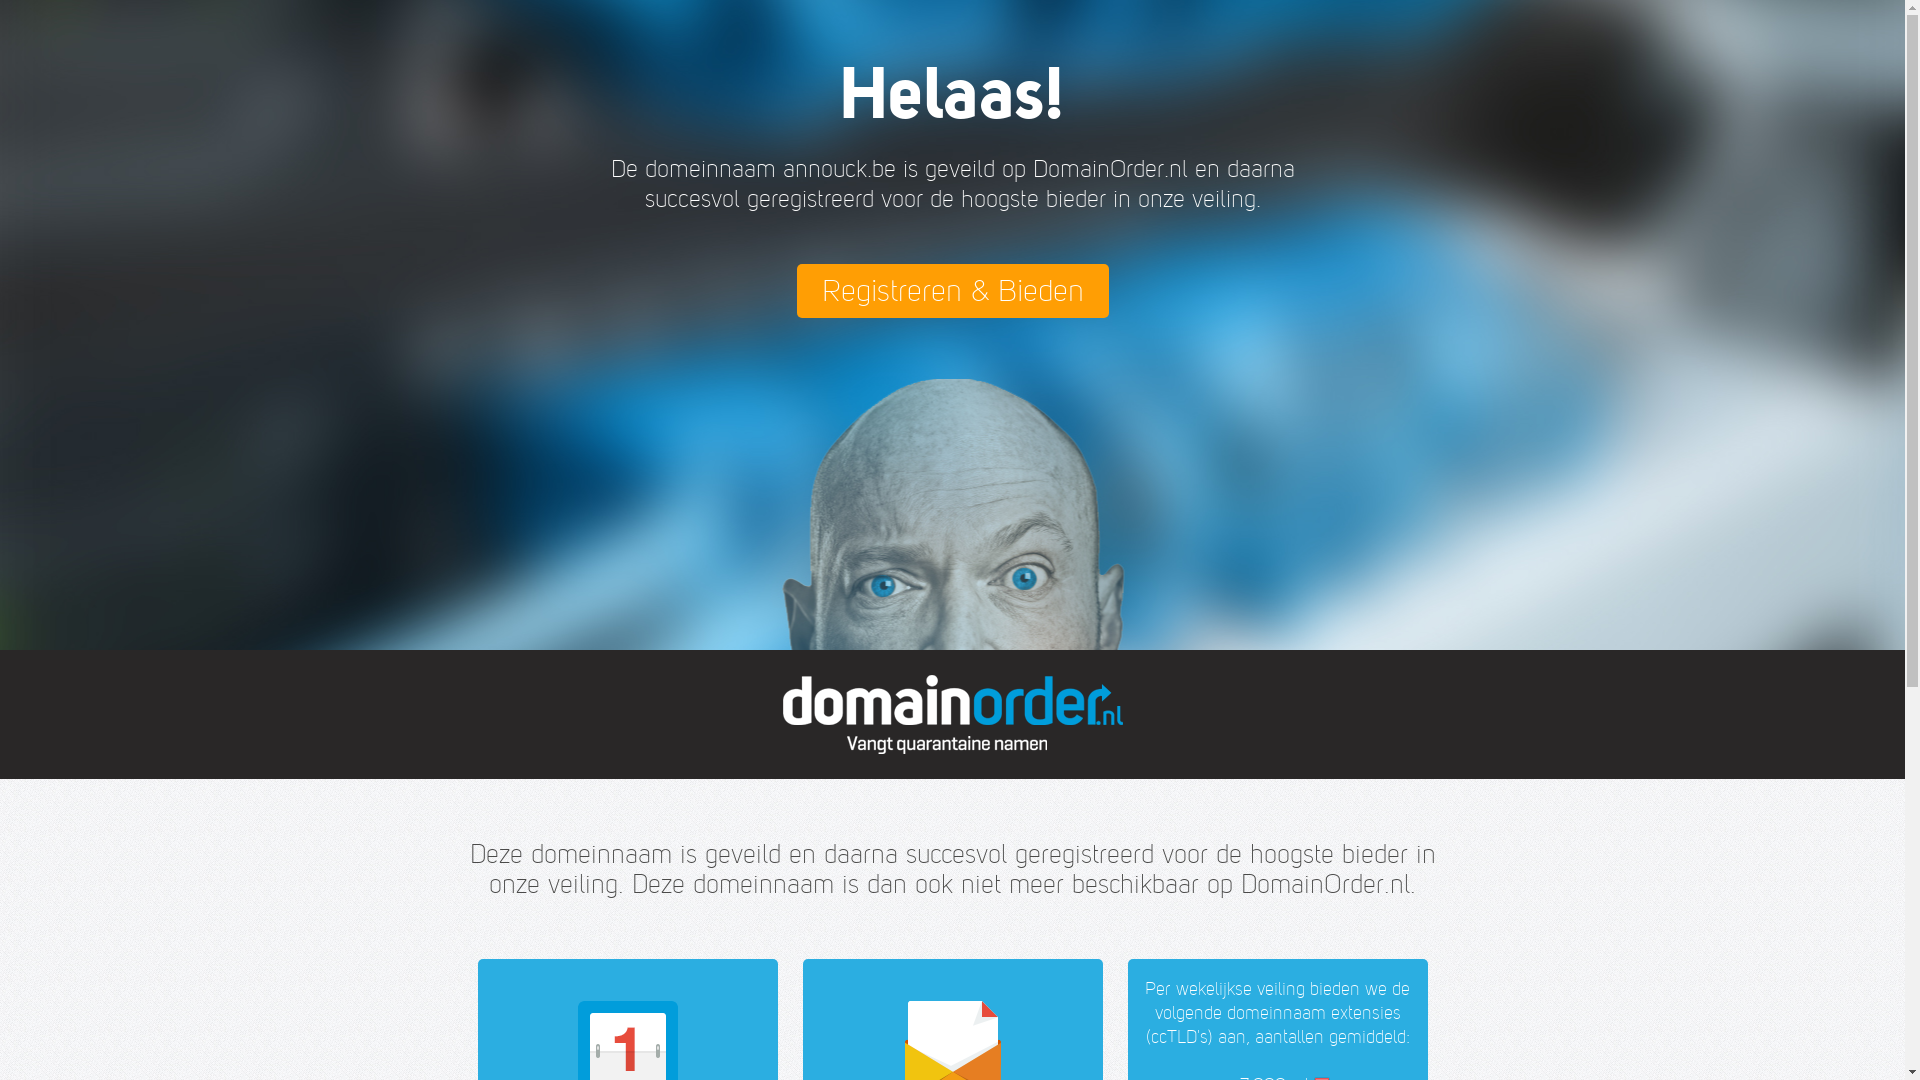  What do you see at coordinates (950, 290) in the screenshot?
I see `'Registreren & Bieden'` at bounding box center [950, 290].